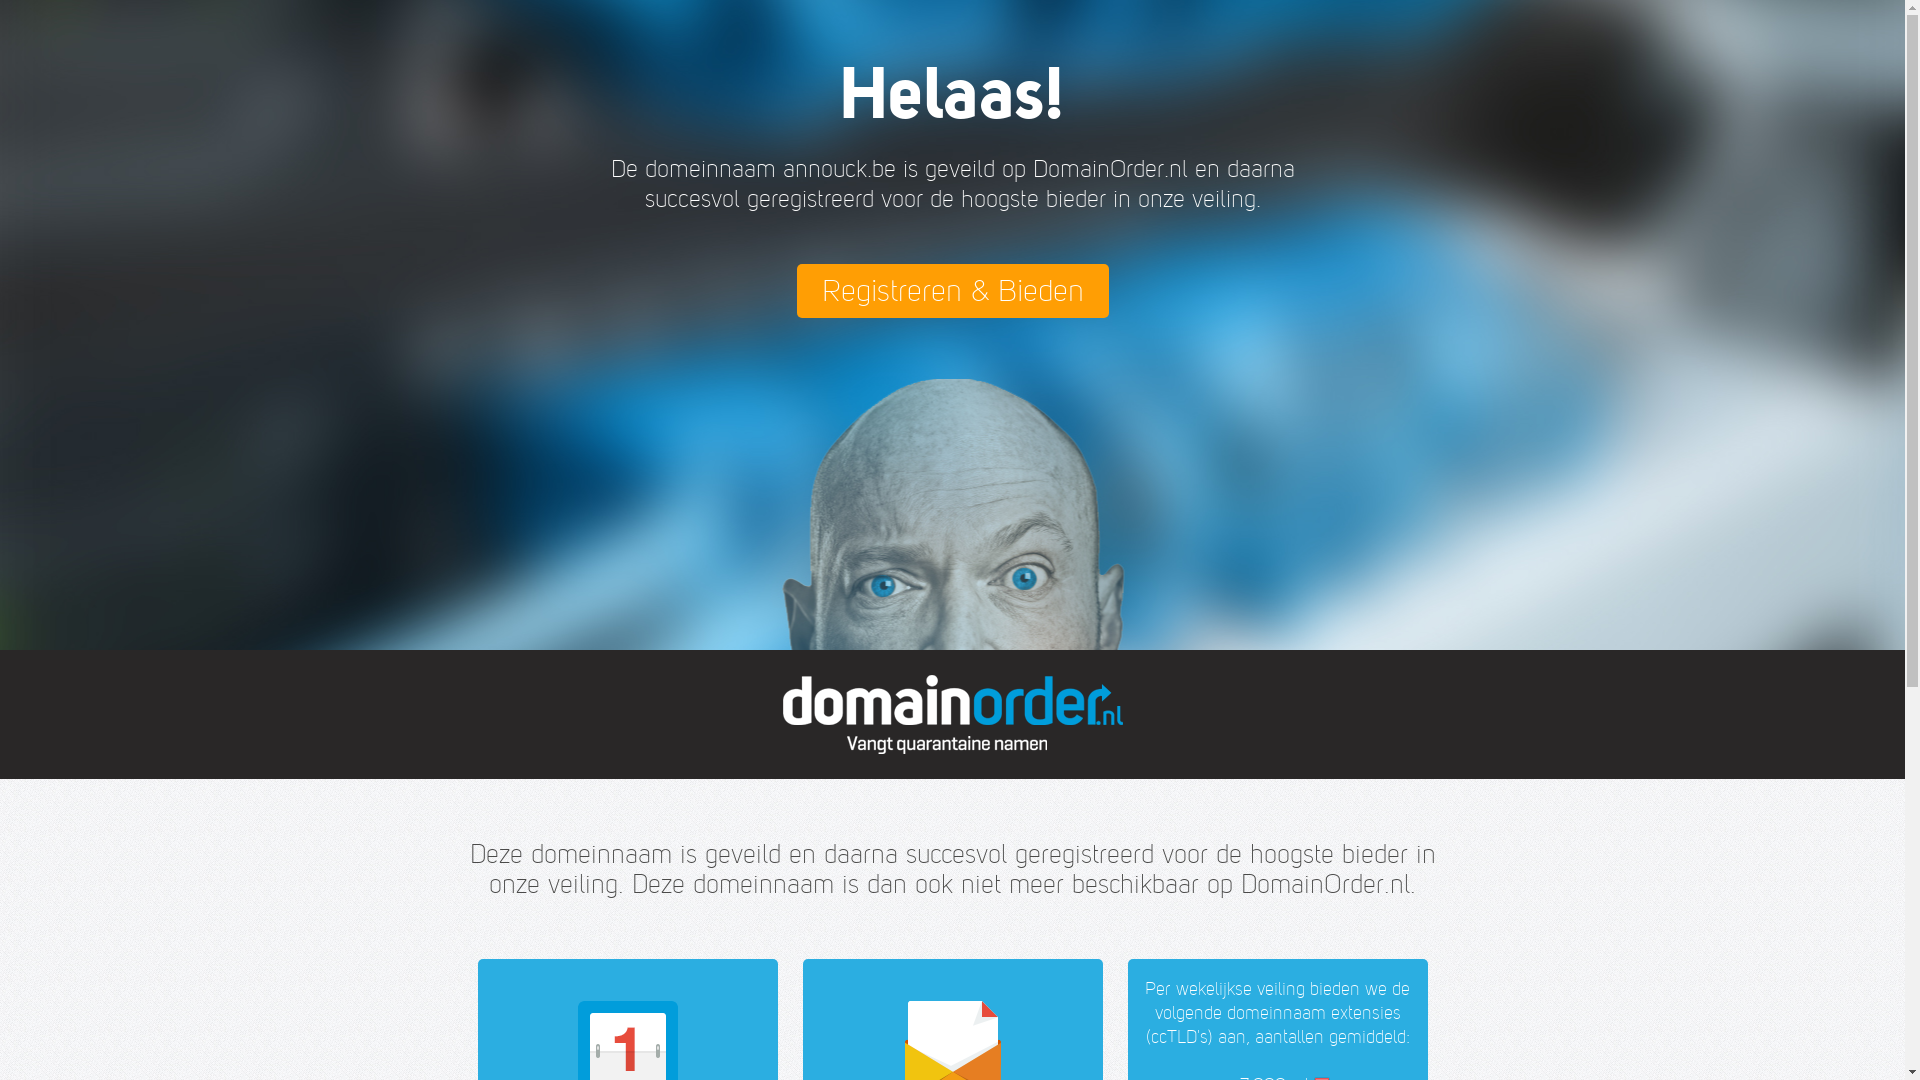  What do you see at coordinates (950, 290) in the screenshot?
I see `'Registreren & Bieden'` at bounding box center [950, 290].